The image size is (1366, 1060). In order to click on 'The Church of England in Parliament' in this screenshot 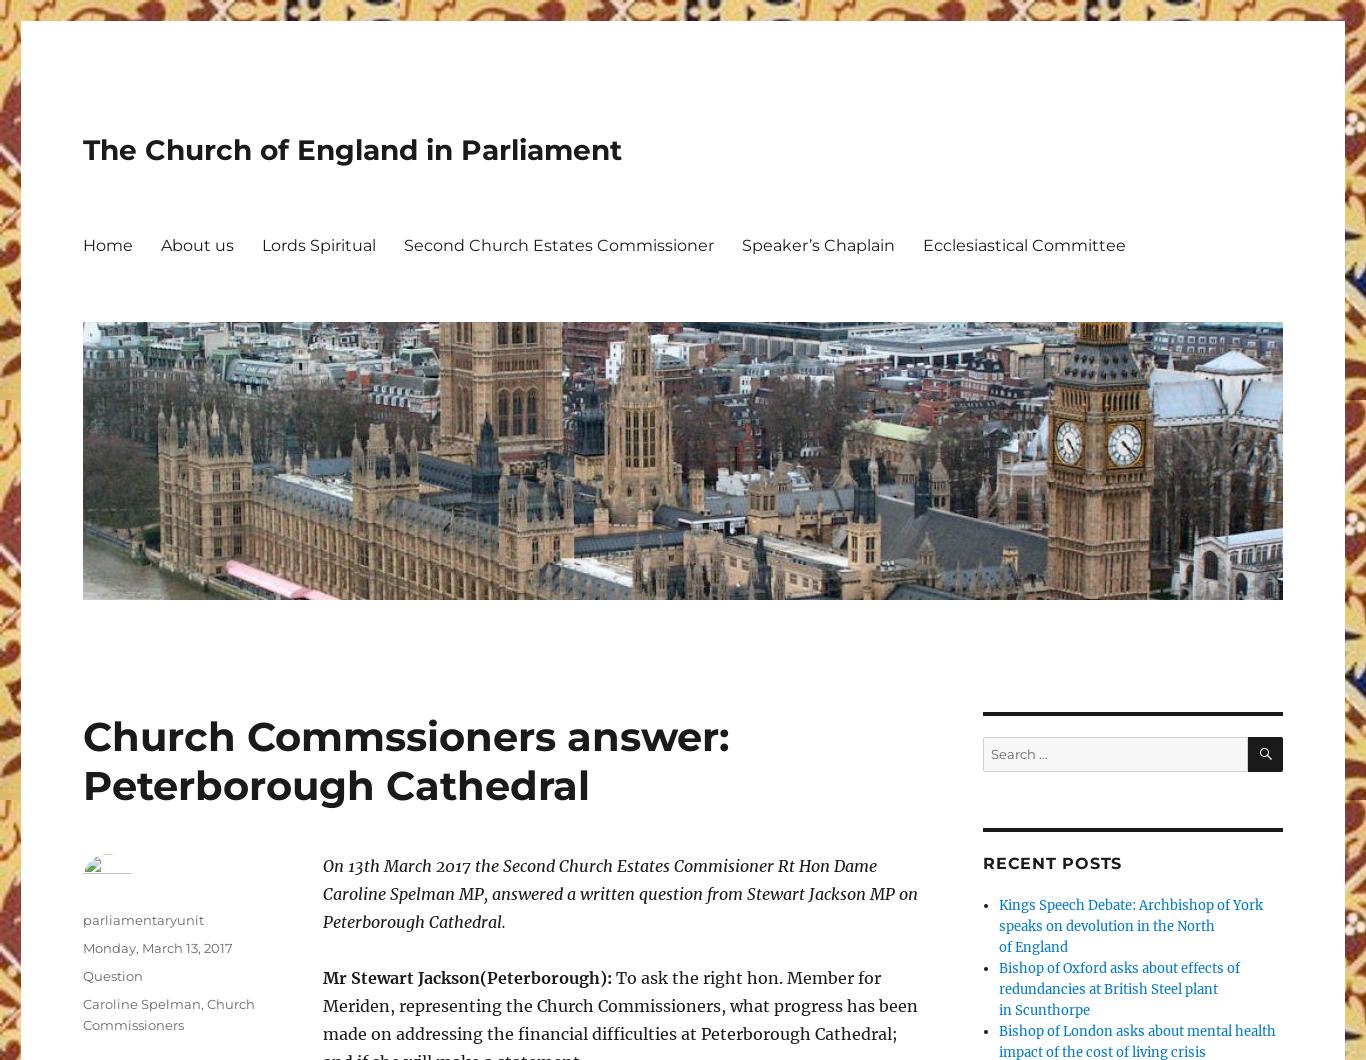, I will do `click(351, 148)`.